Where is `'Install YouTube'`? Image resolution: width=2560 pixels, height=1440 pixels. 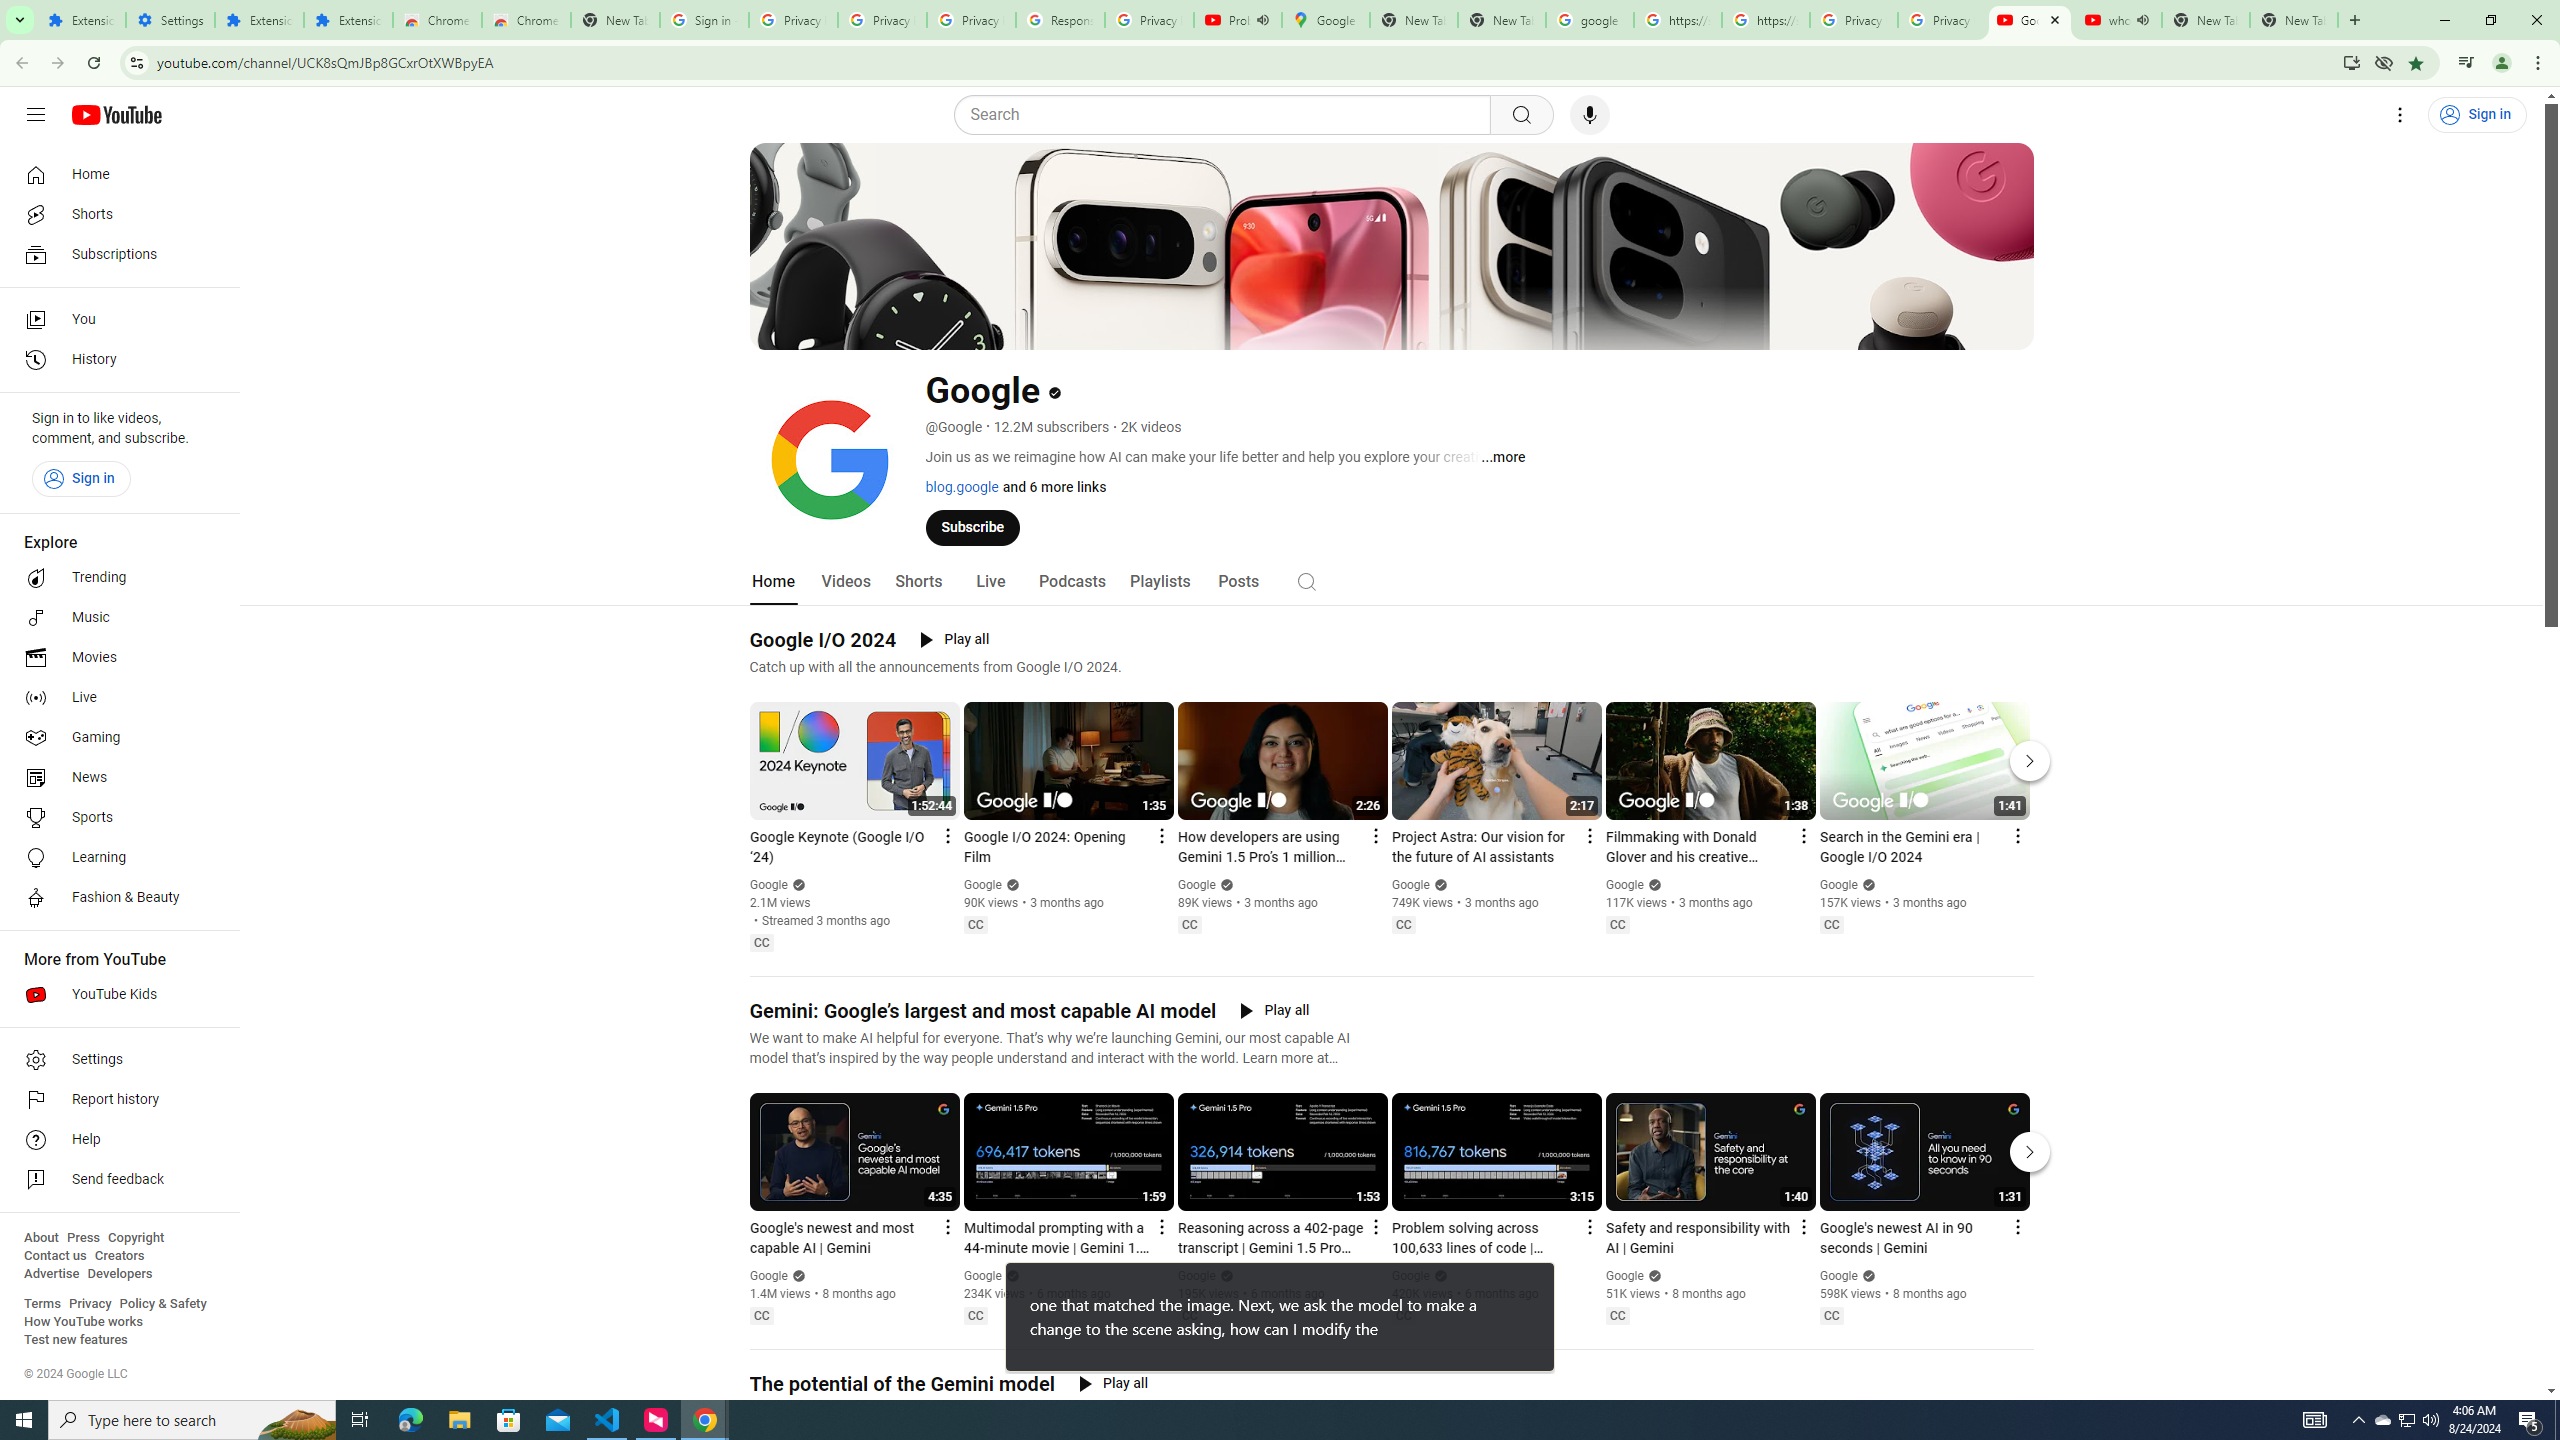
'Install YouTube' is located at coordinates (2351, 61).